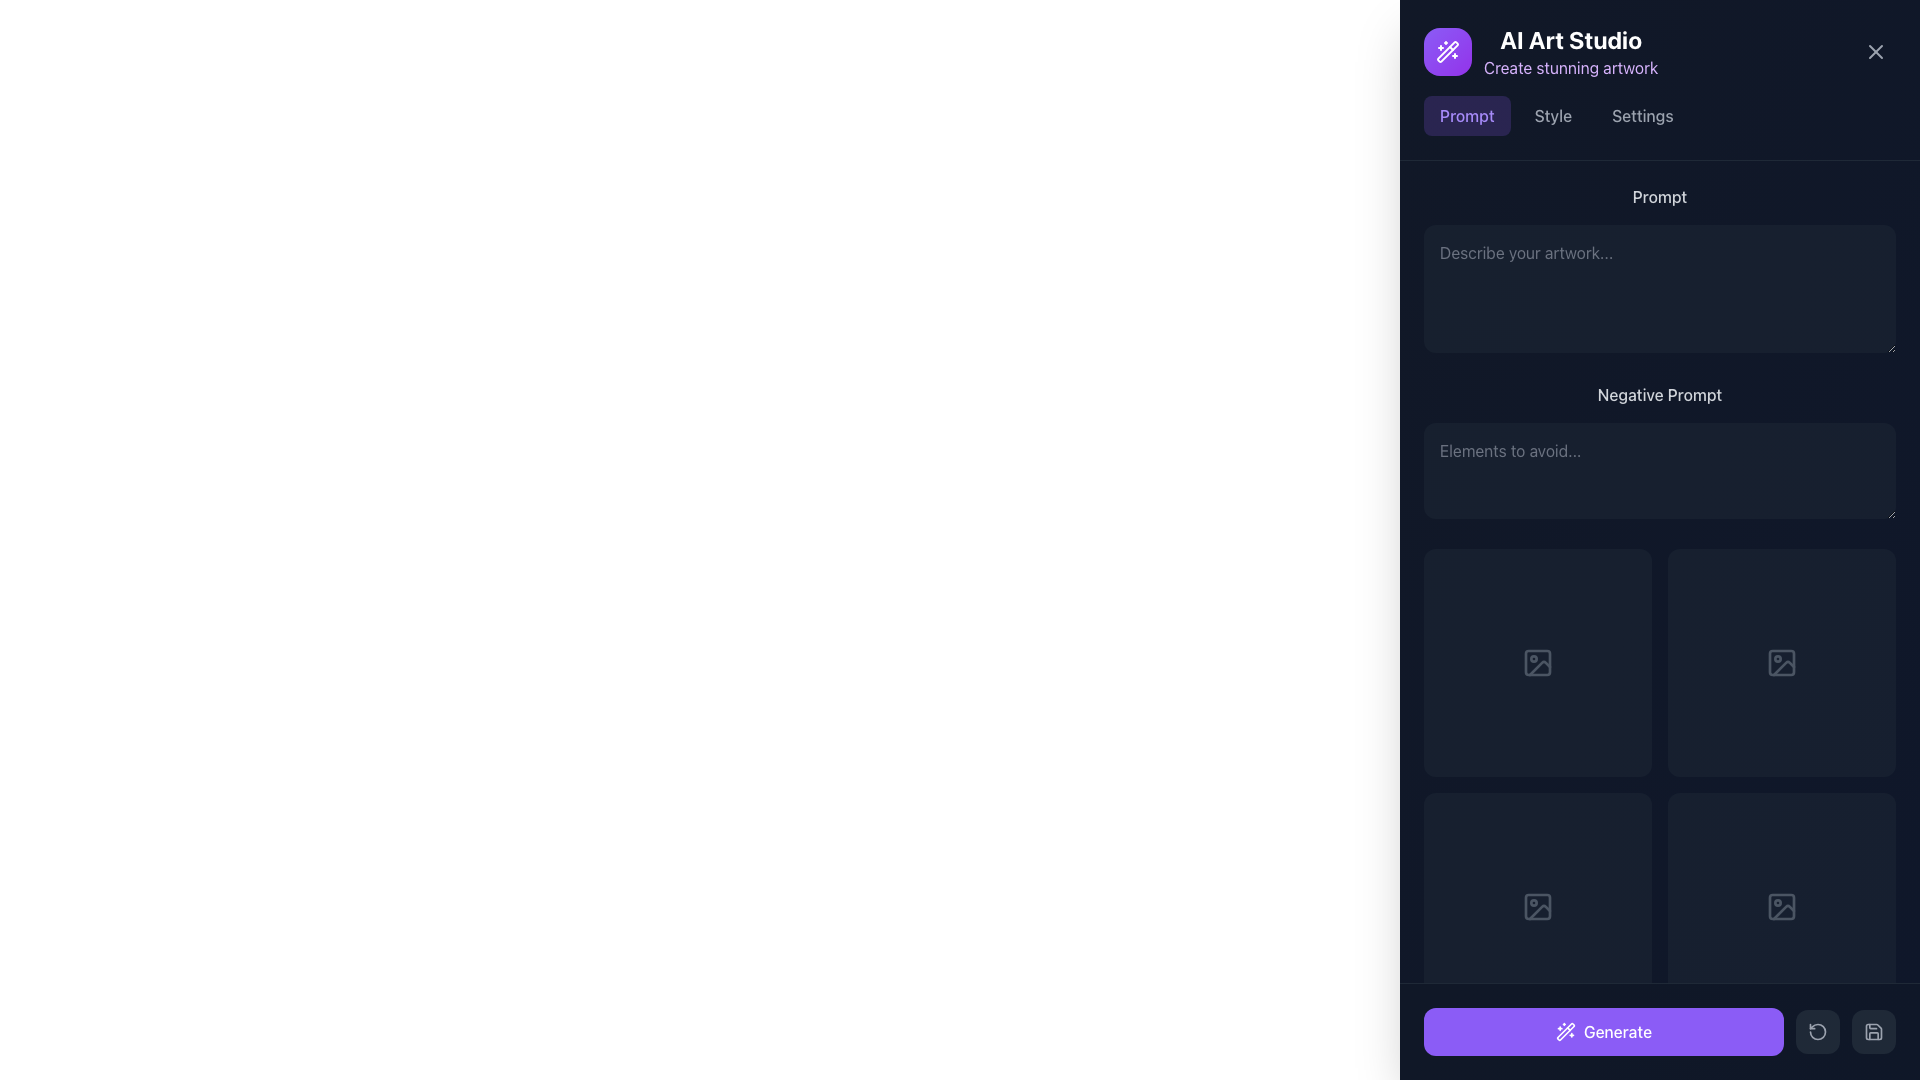  I want to click on the static text element displaying 'Create stunning artwork', which is styled in light purple and located beneath the title 'AI Art Studio' in the right sidebar, so click(1570, 67).